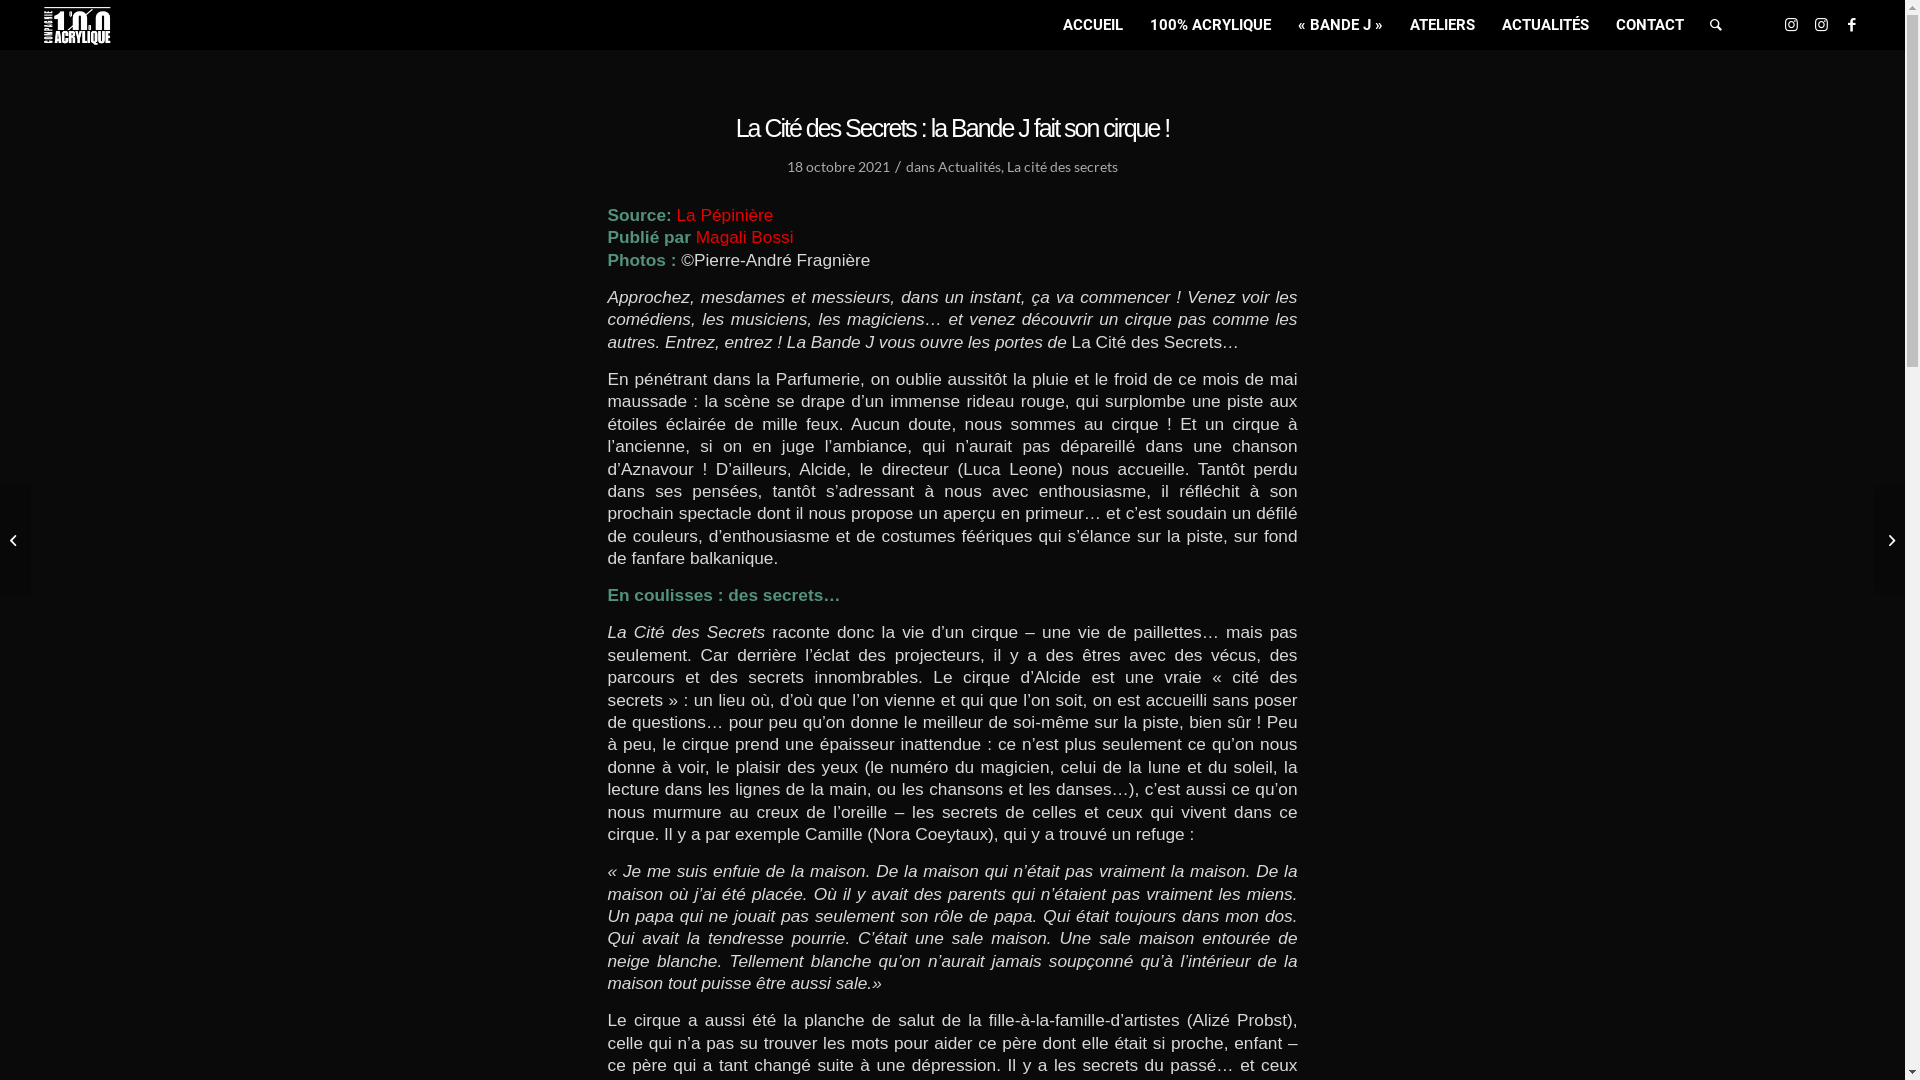  What do you see at coordinates (1649, 24) in the screenshot?
I see `'CONTACT'` at bounding box center [1649, 24].